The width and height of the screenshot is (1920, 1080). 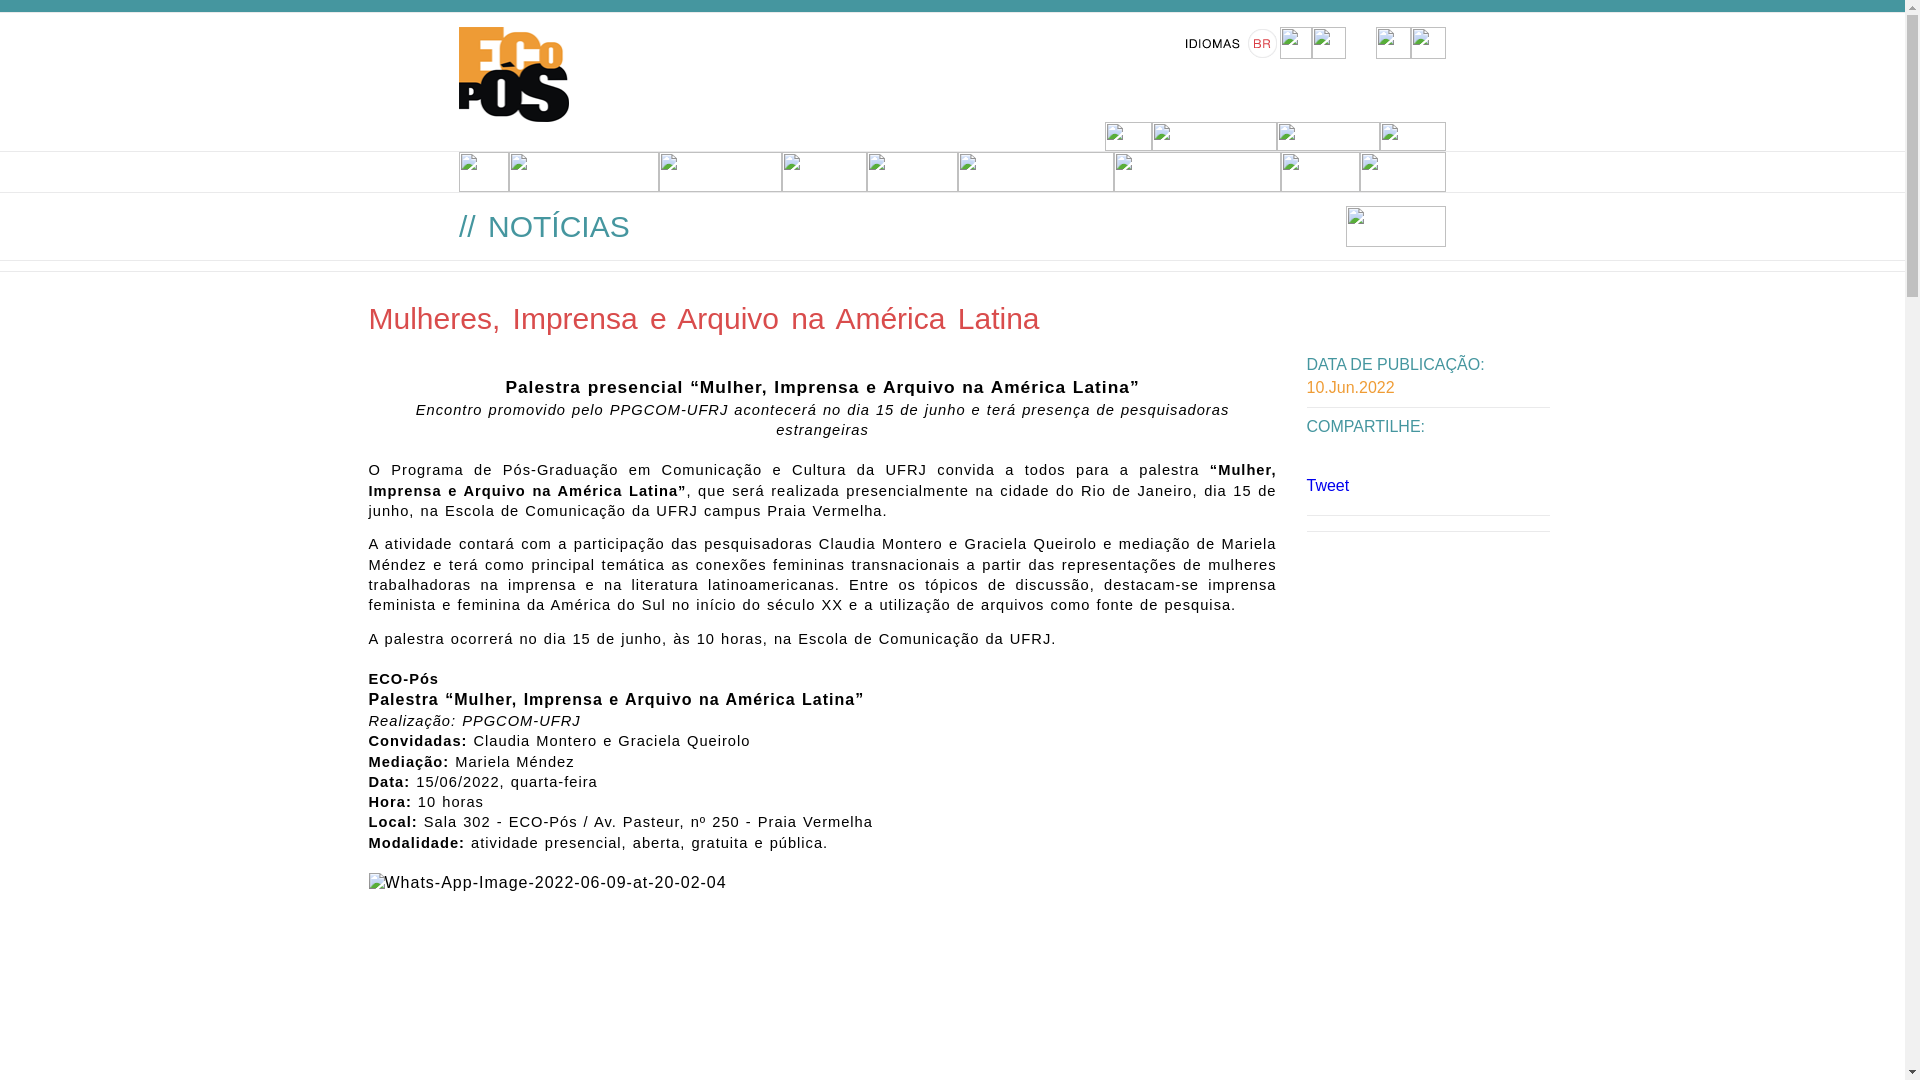 What do you see at coordinates (1327, 485) in the screenshot?
I see `'Tweet'` at bounding box center [1327, 485].